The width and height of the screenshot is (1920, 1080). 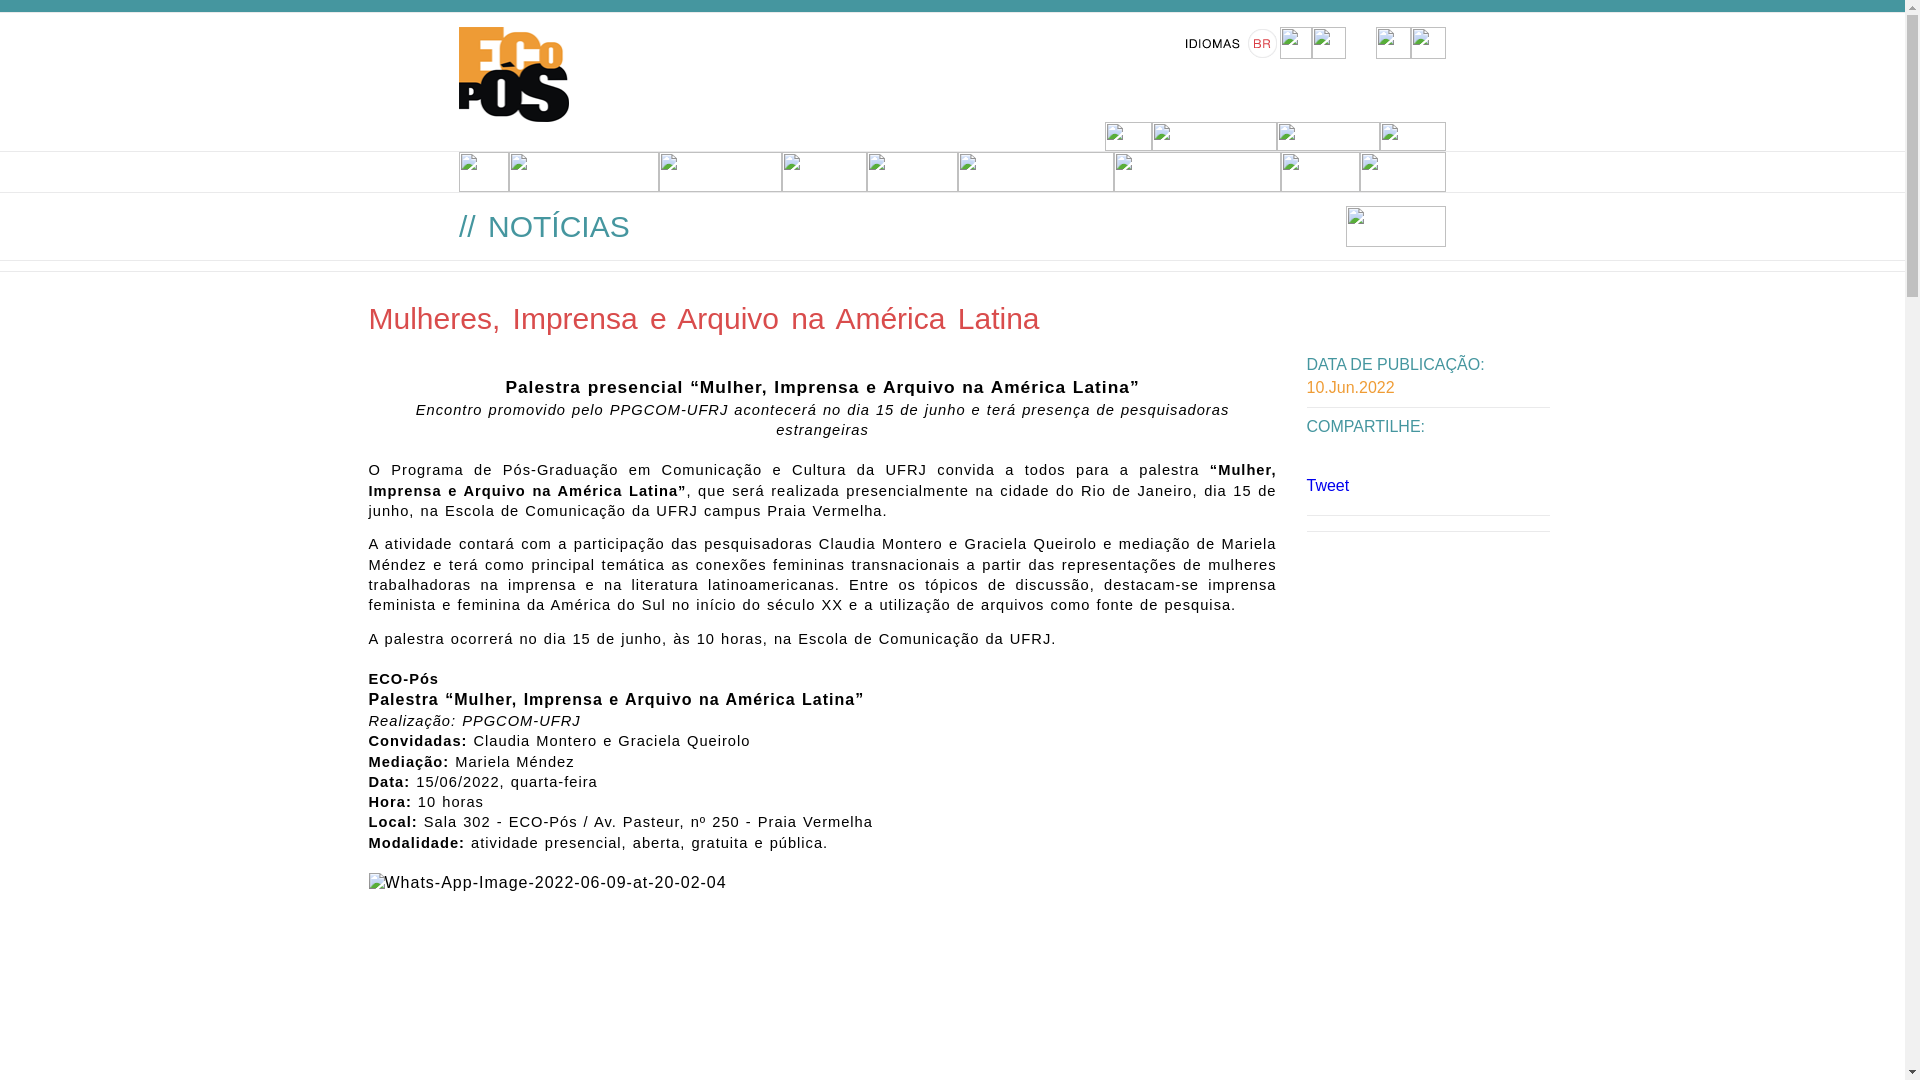 What do you see at coordinates (1327, 485) in the screenshot?
I see `'Tweet'` at bounding box center [1327, 485].